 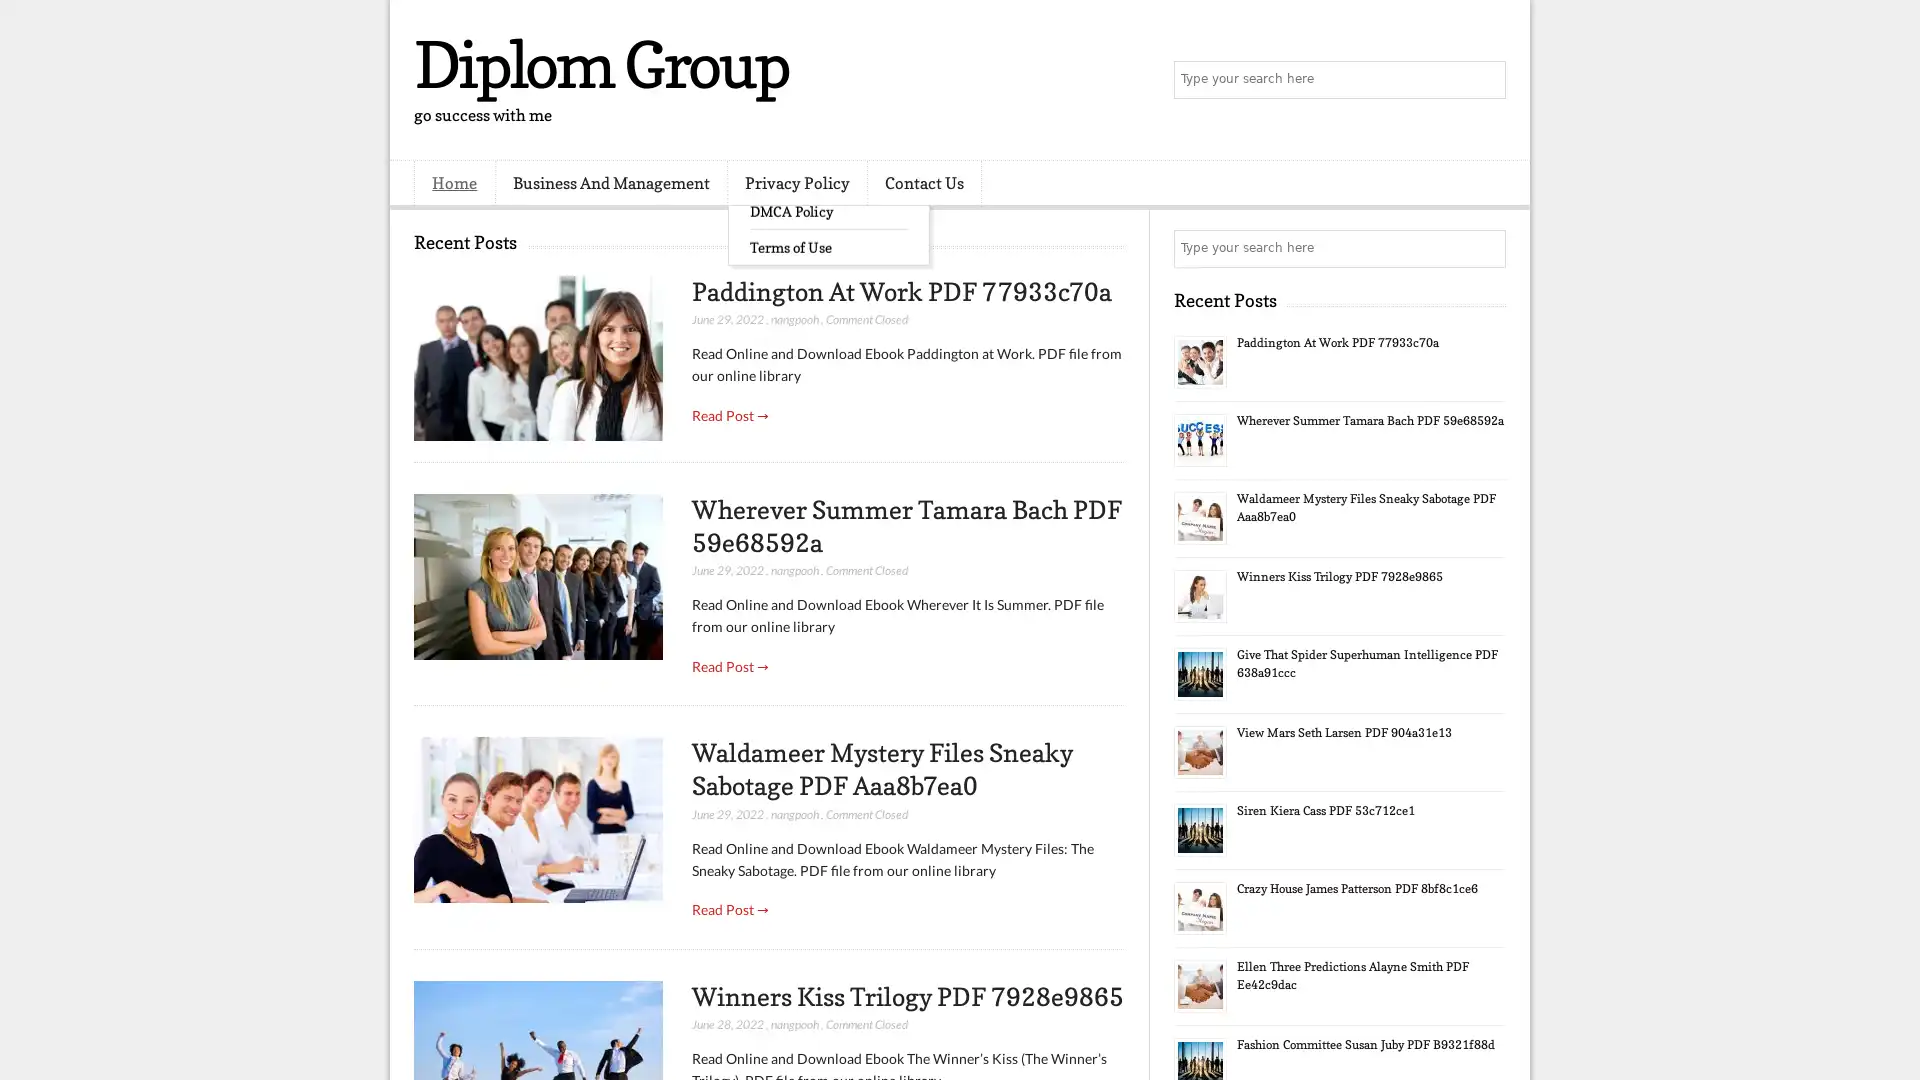 What do you see at coordinates (1485, 80) in the screenshot?
I see `Search` at bounding box center [1485, 80].